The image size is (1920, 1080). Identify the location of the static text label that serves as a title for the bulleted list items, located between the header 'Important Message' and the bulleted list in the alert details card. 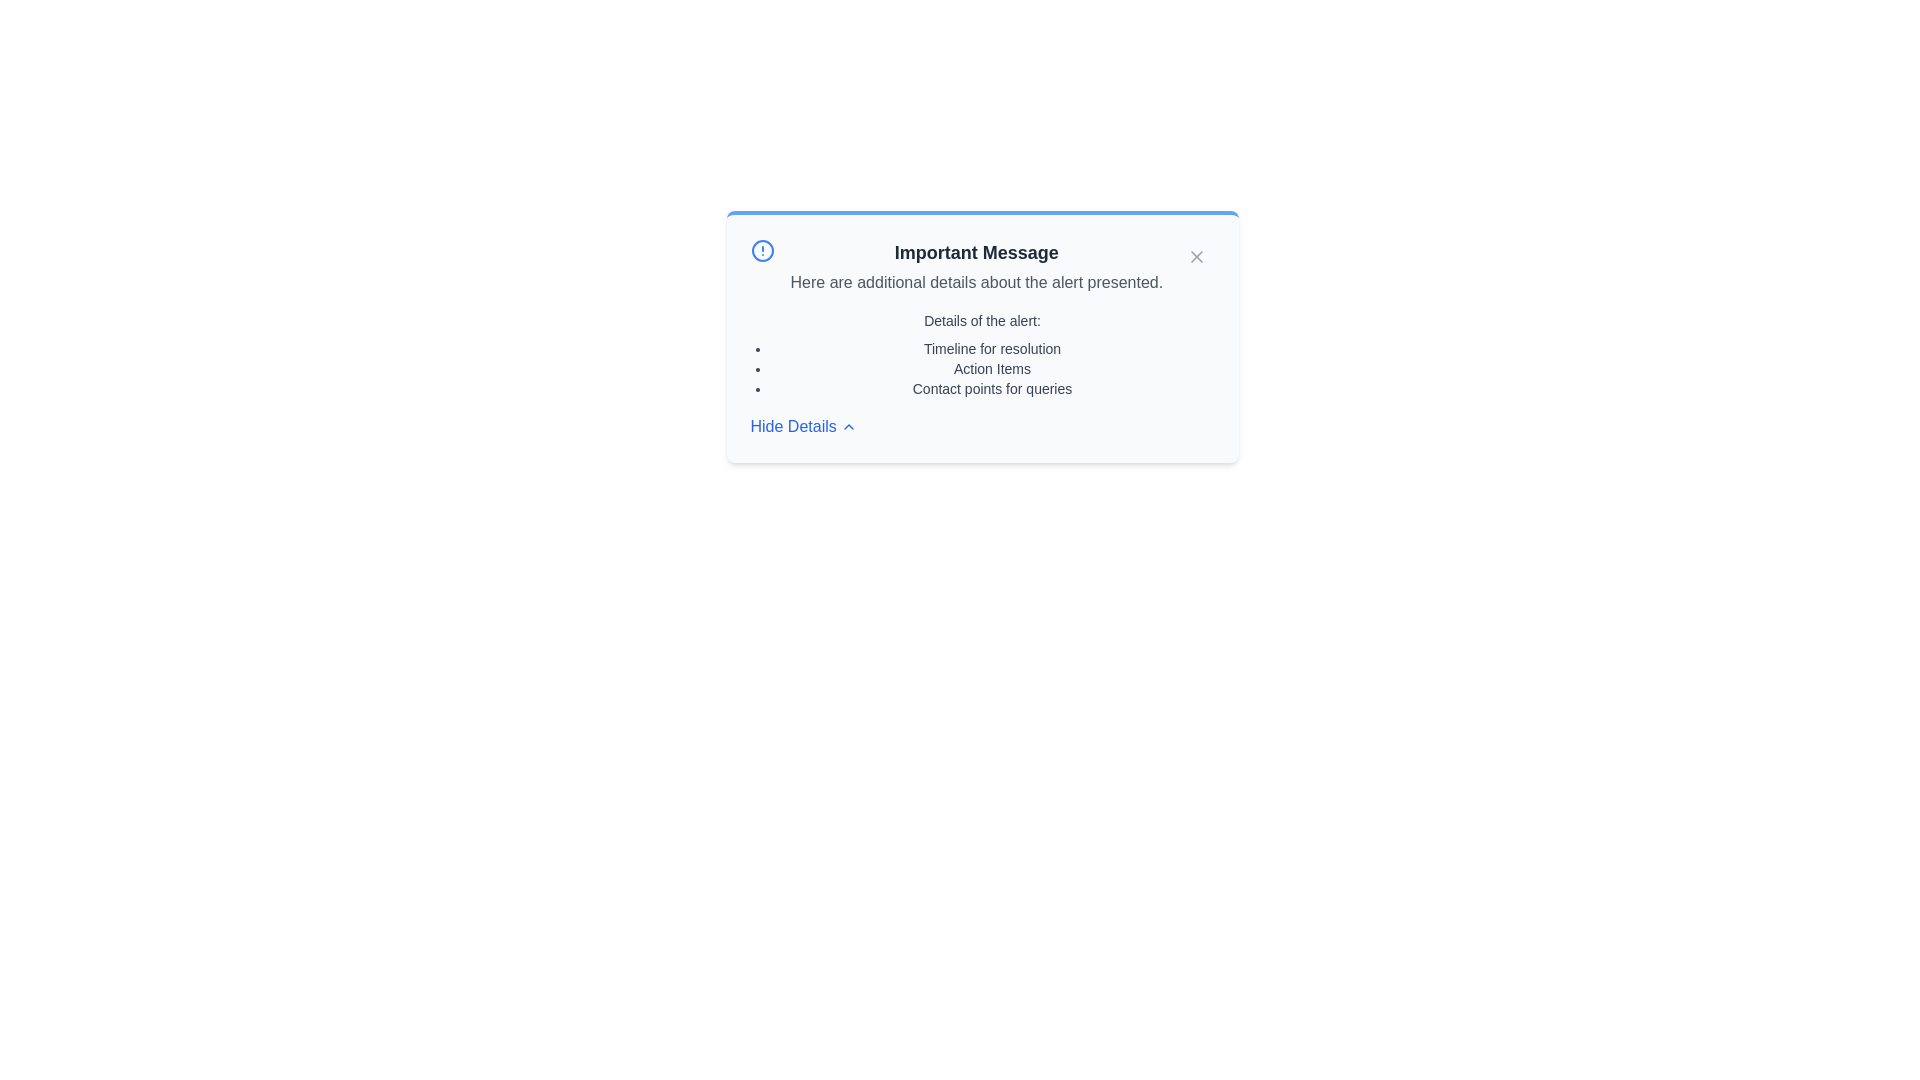
(982, 319).